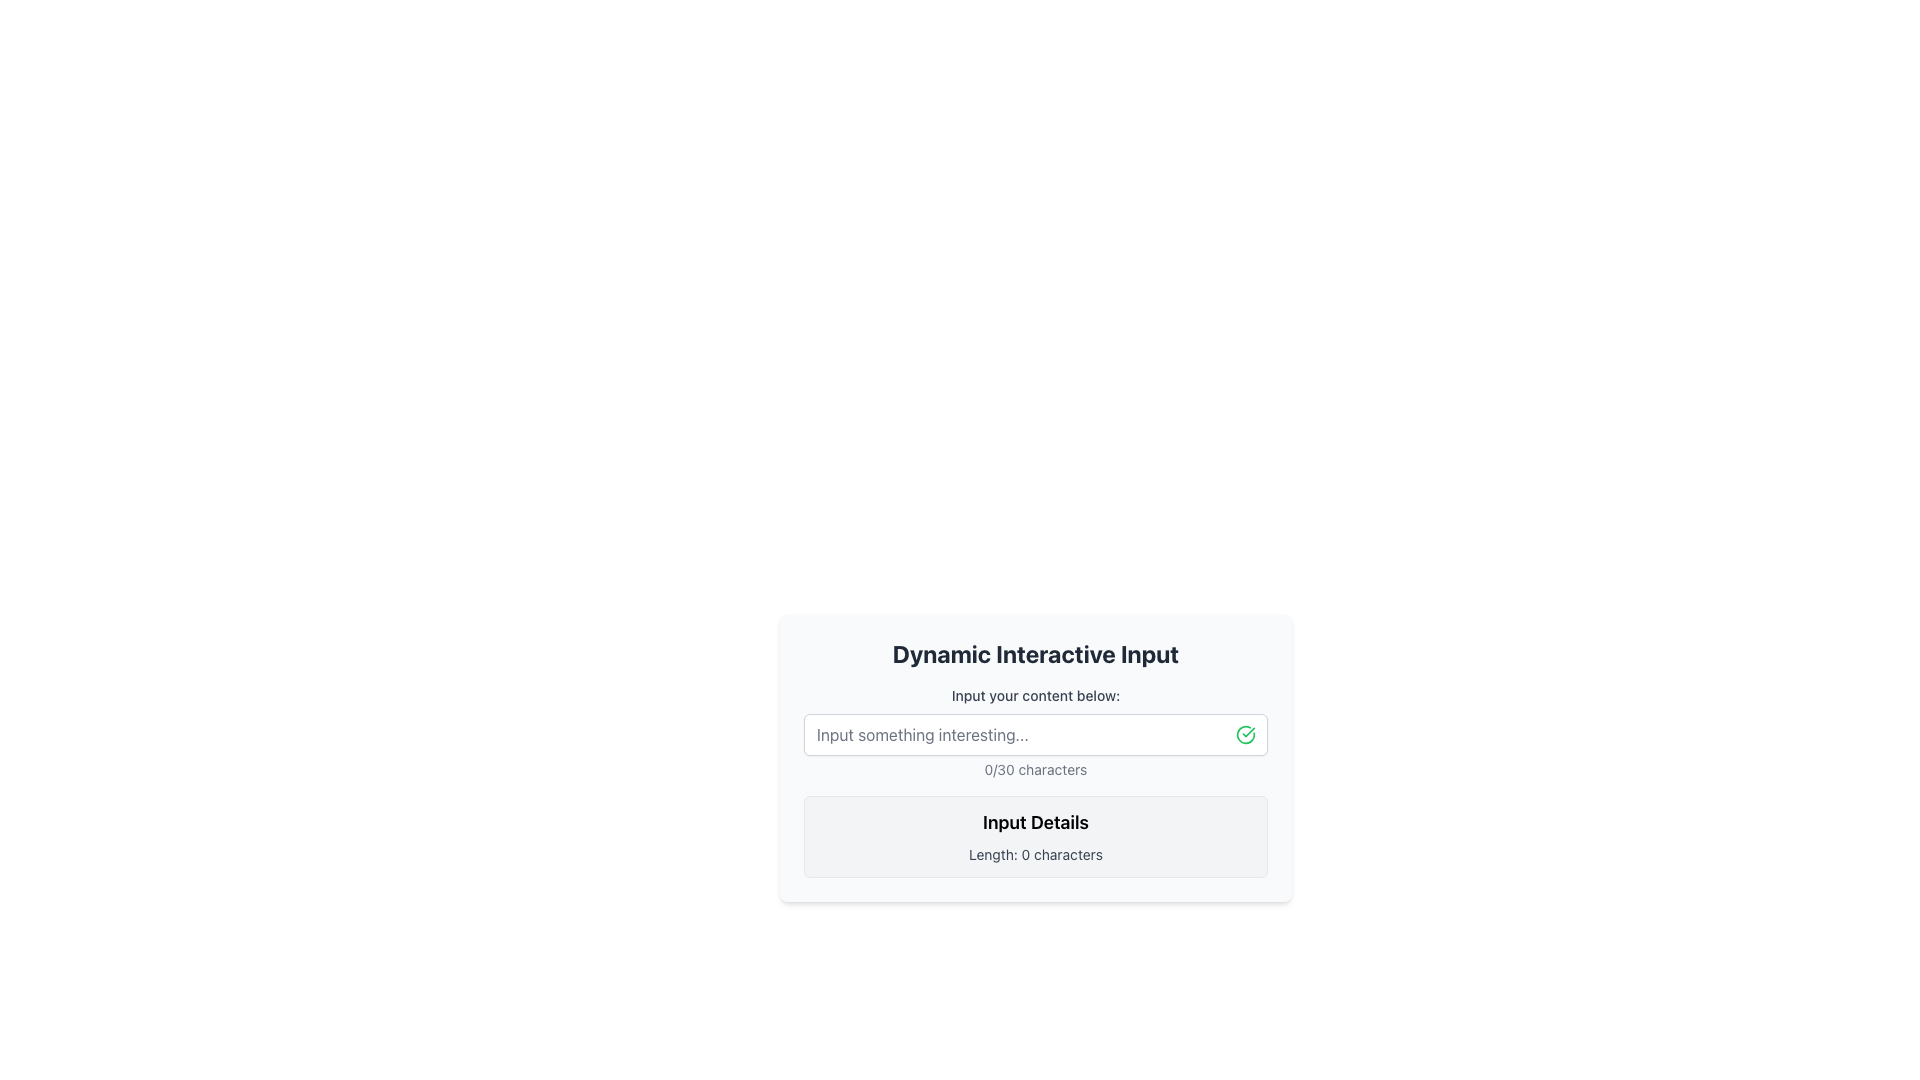  I want to click on the text label displaying '0/30 characters', which is positioned below the input field labeled 'Input your content below', so click(1036, 769).